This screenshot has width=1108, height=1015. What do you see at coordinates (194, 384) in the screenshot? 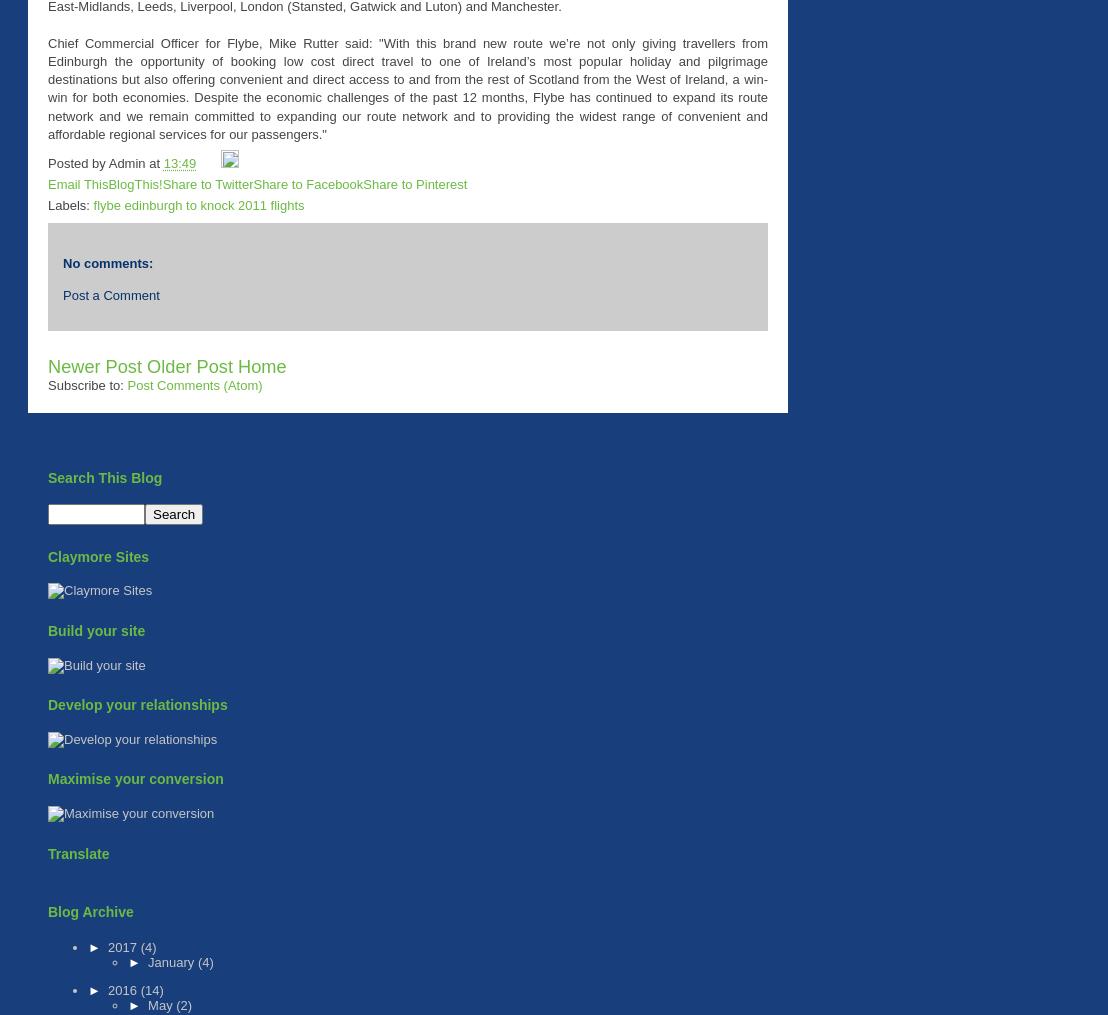
I see `'Post Comments (Atom)'` at bounding box center [194, 384].